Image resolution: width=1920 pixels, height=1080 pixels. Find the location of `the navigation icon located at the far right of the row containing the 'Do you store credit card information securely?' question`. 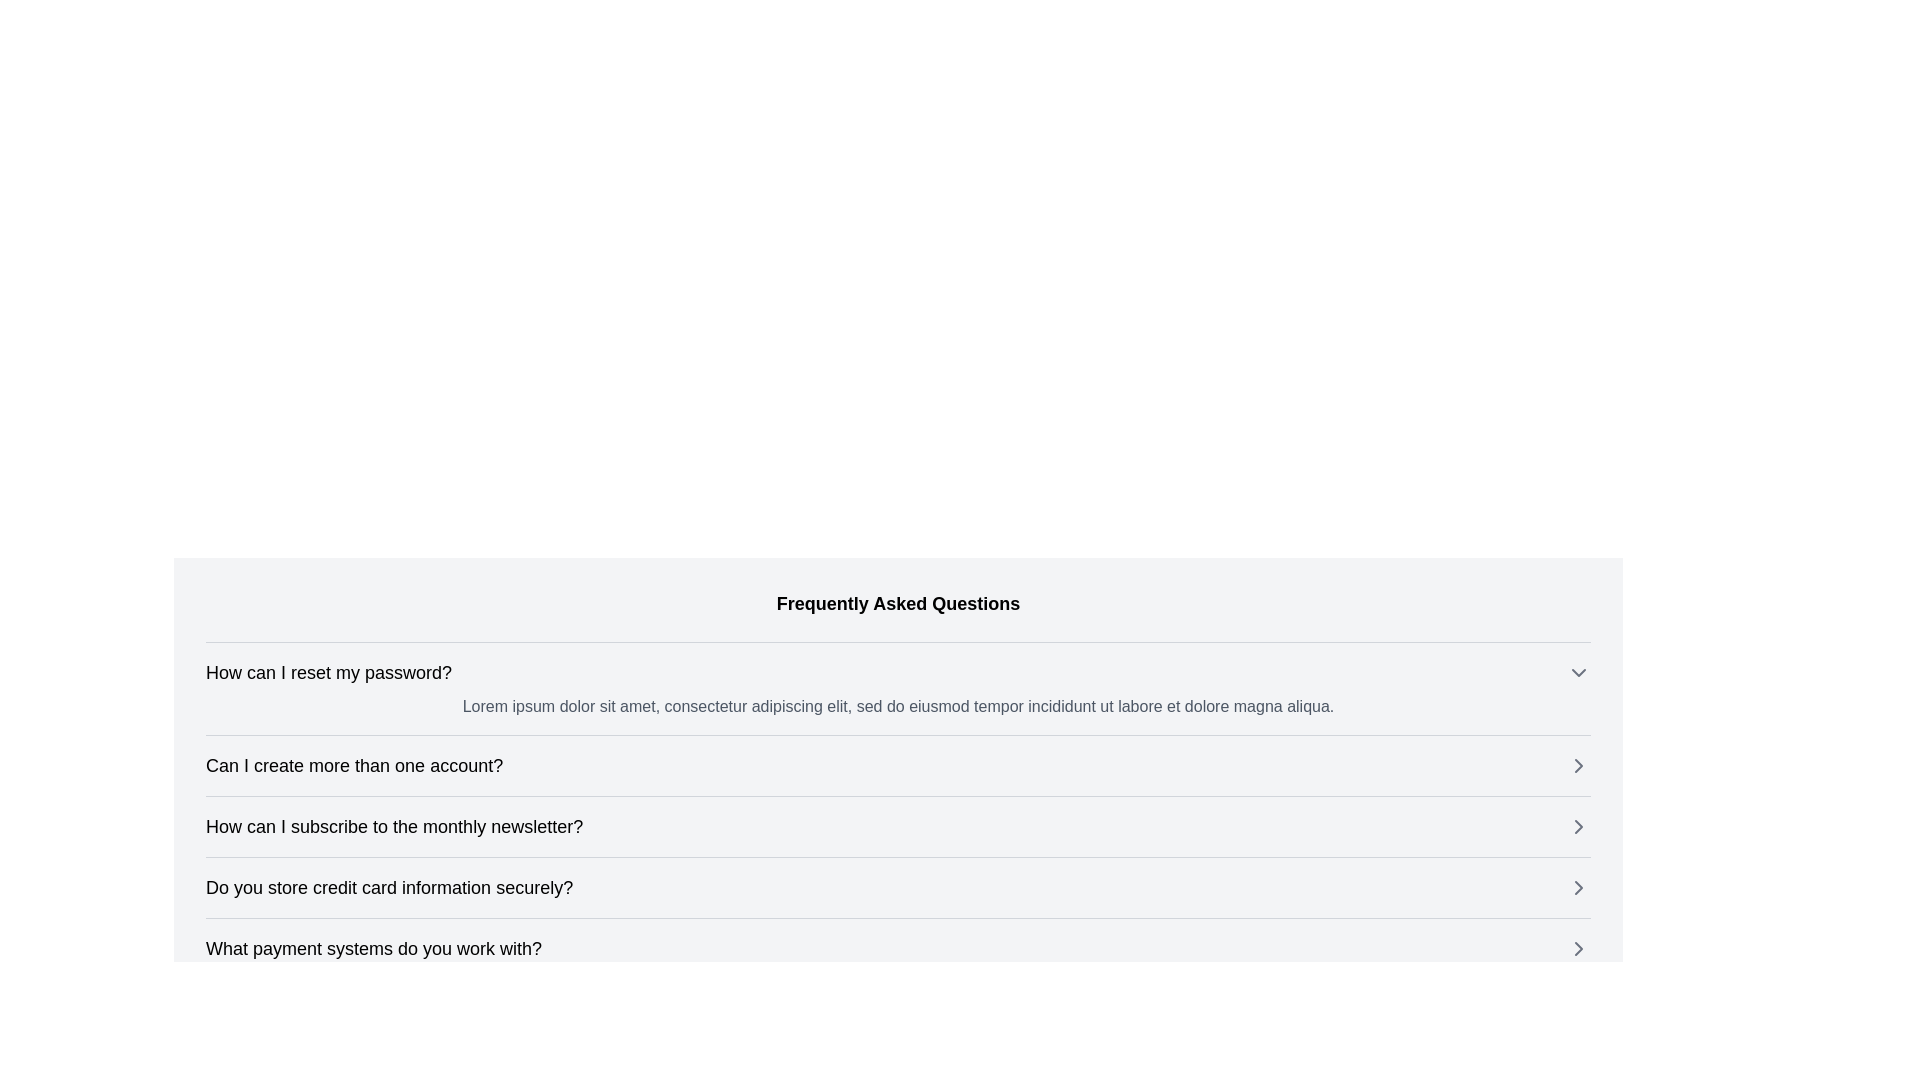

the navigation icon located at the far right of the row containing the 'Do you store credit card information securely?' question is located at coordinates (1578, 886).